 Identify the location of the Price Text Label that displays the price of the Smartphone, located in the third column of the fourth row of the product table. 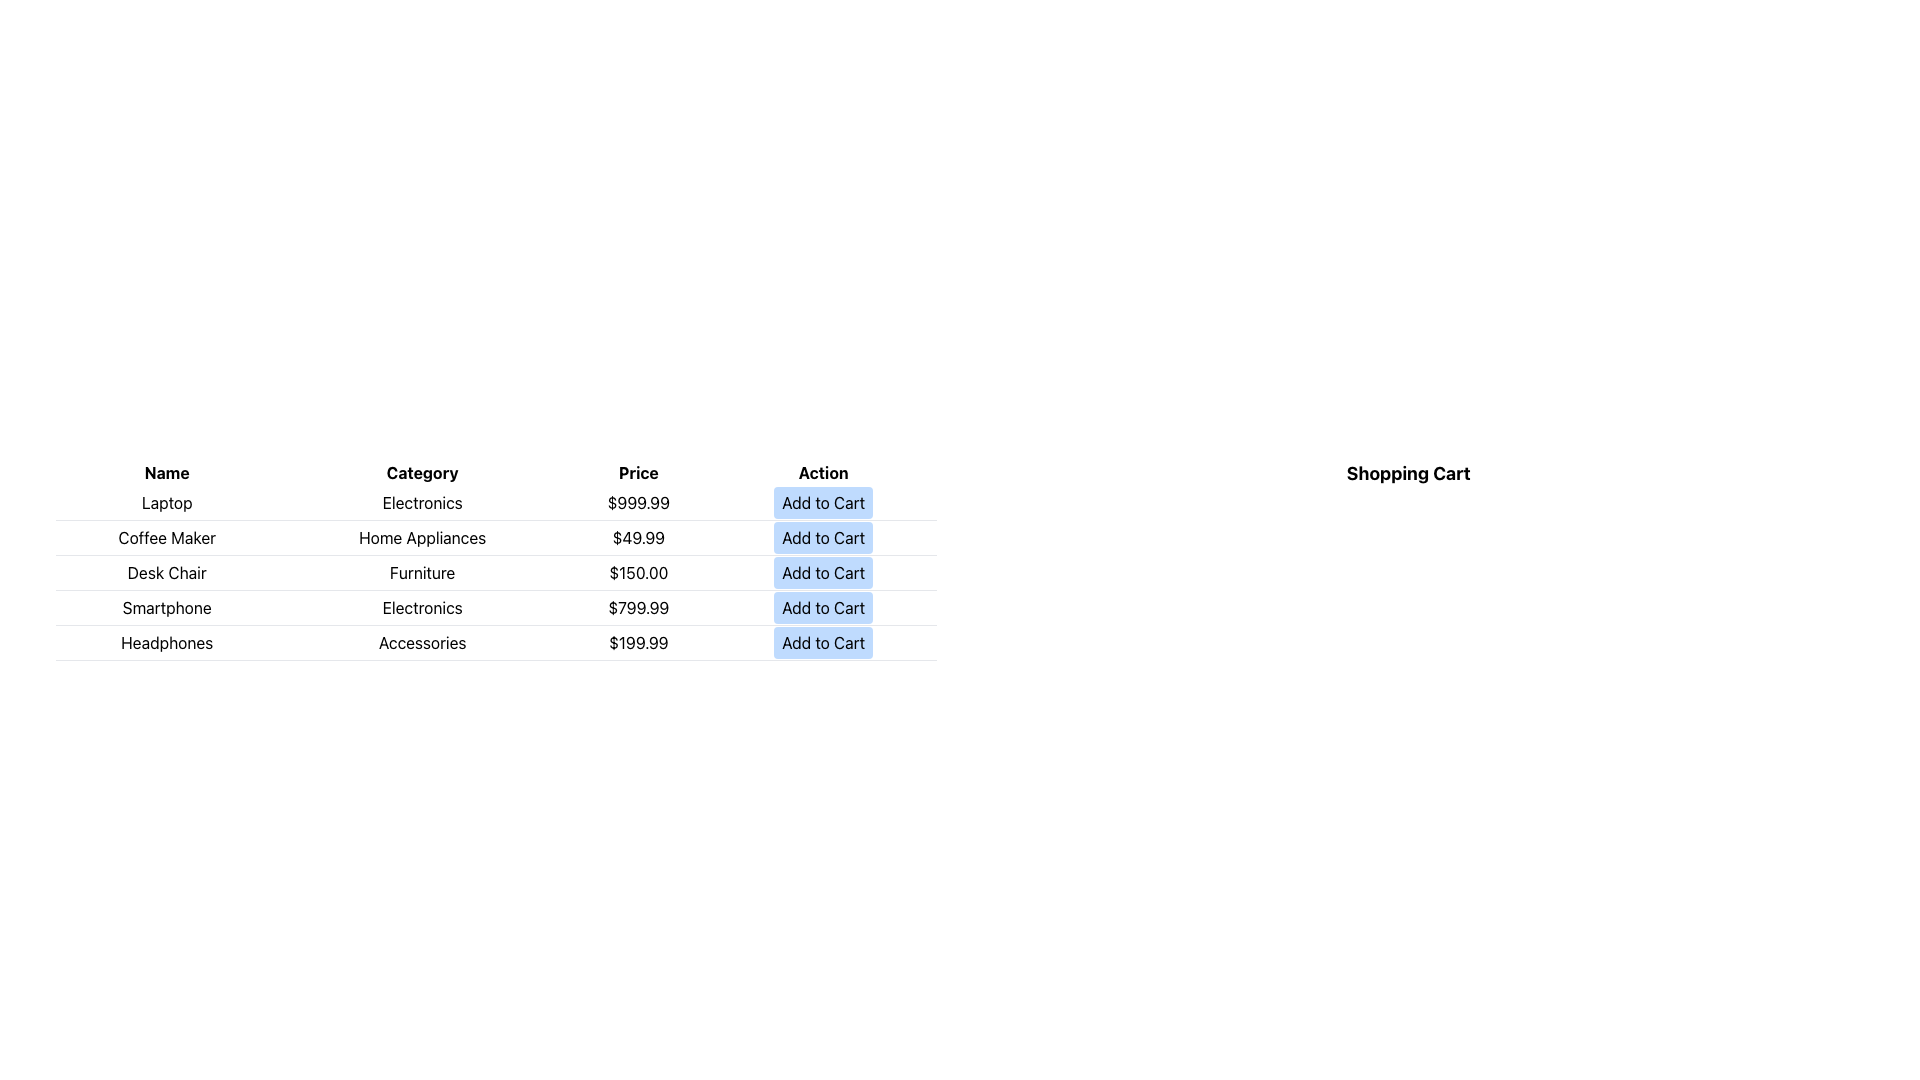
(637, 607).